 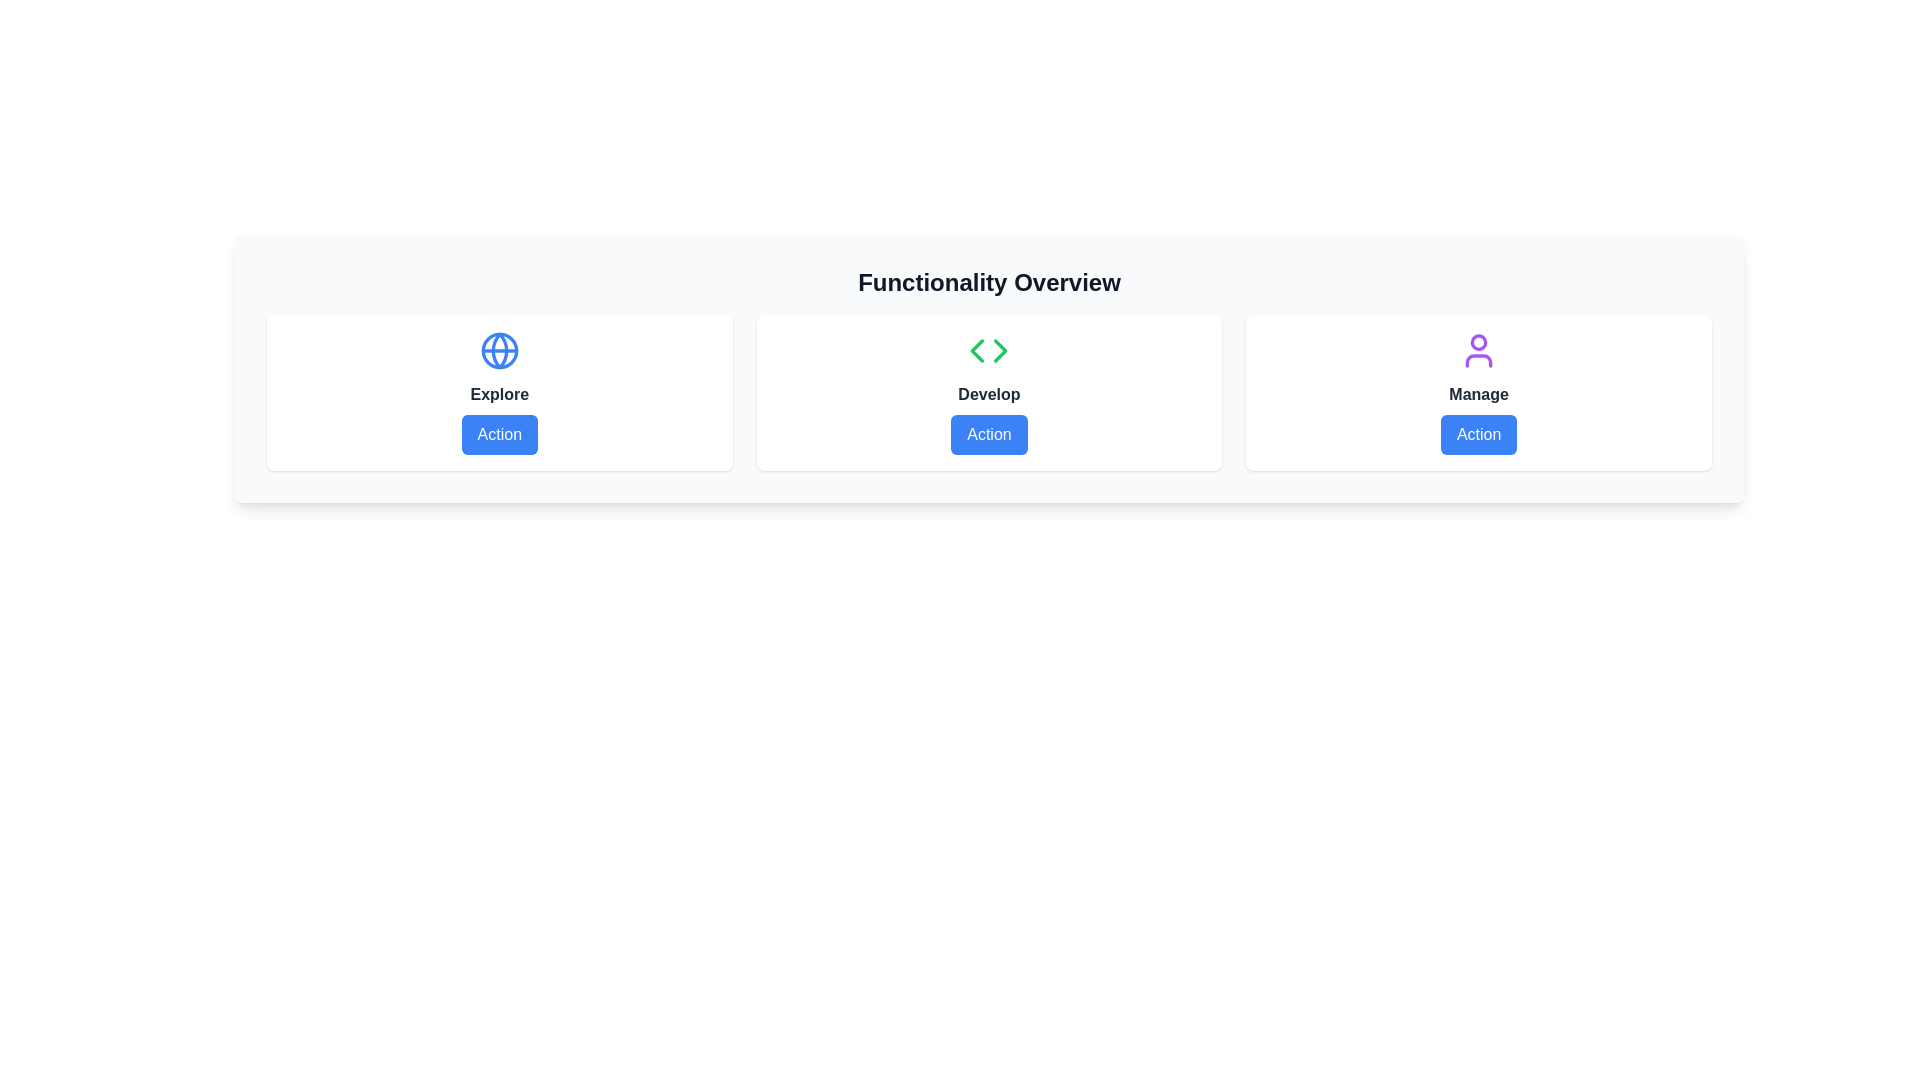 I want to click on the icon in the top section of the 'Manage' card, which is located directly above the 'Manage' label and the 'Action' button, so click(x=1479, y=350).